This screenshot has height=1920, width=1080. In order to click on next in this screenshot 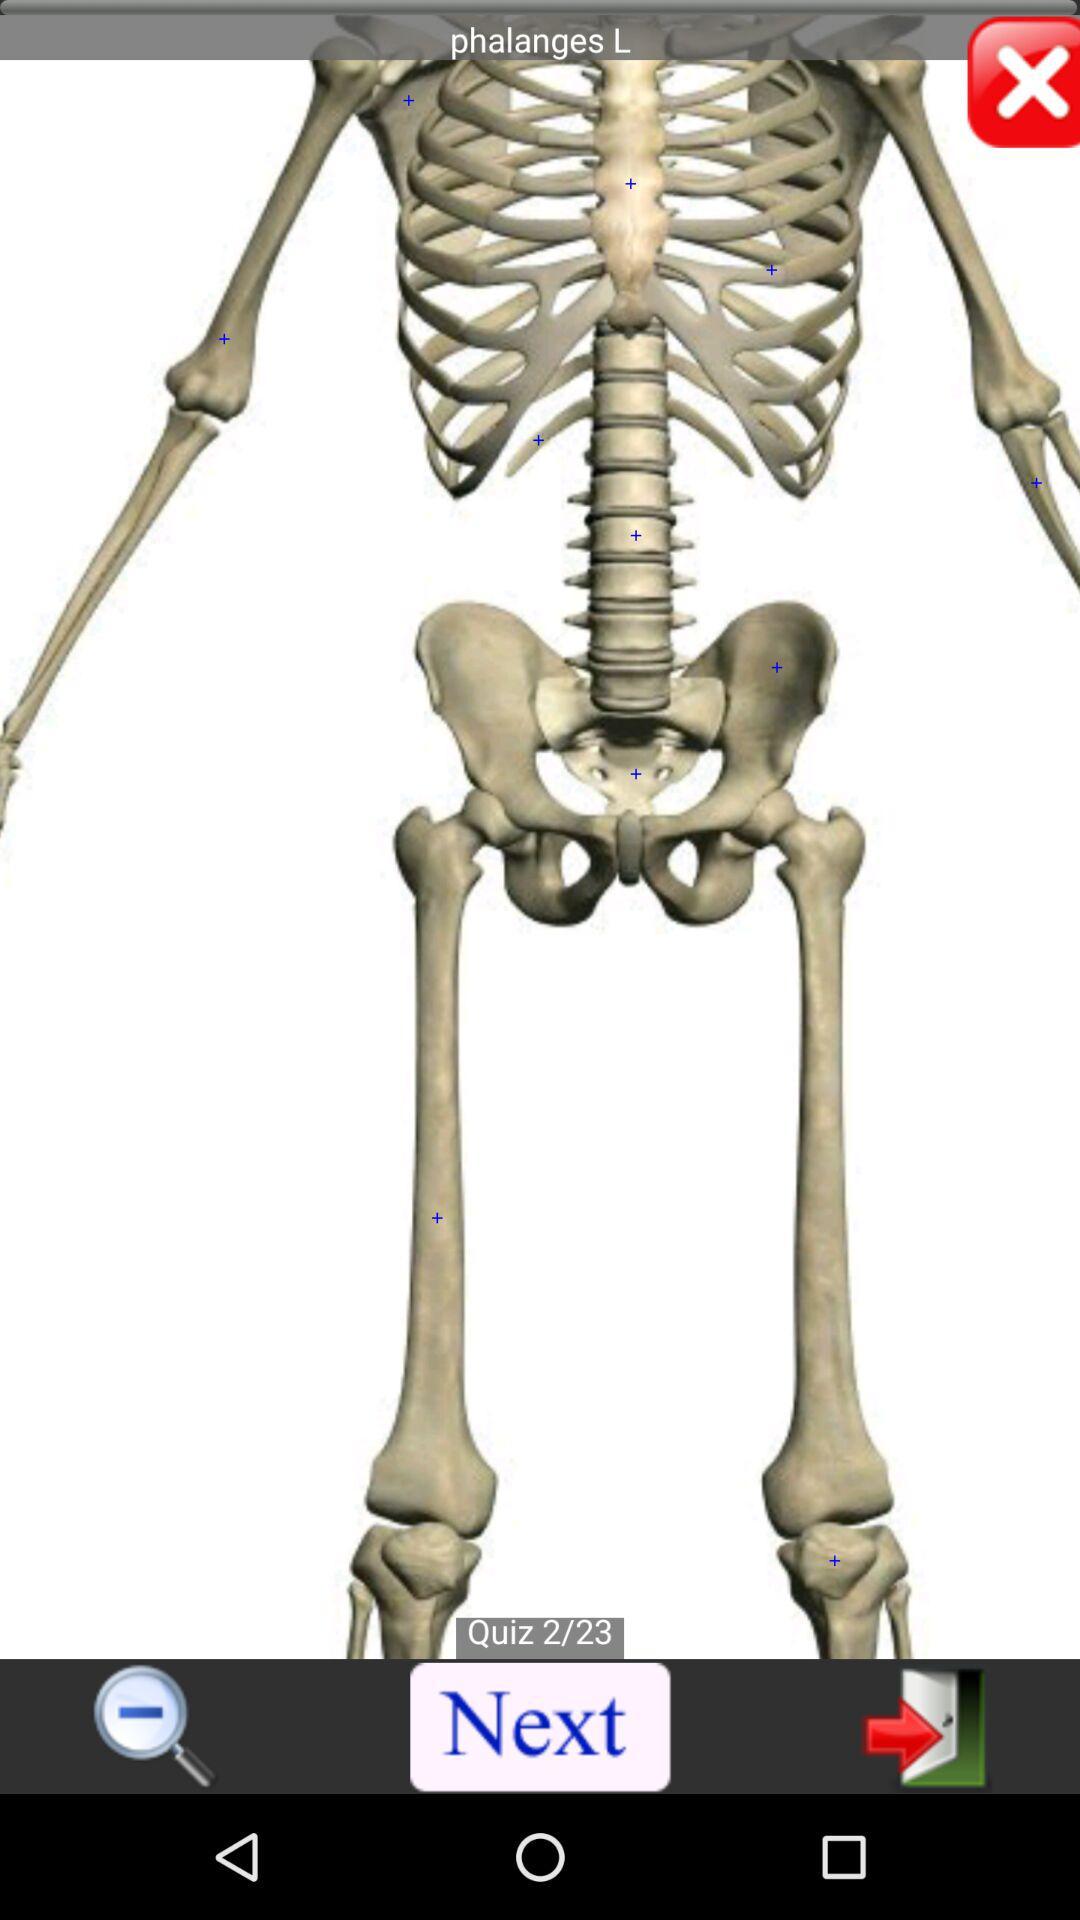, I will do `click(541, 1727)`.